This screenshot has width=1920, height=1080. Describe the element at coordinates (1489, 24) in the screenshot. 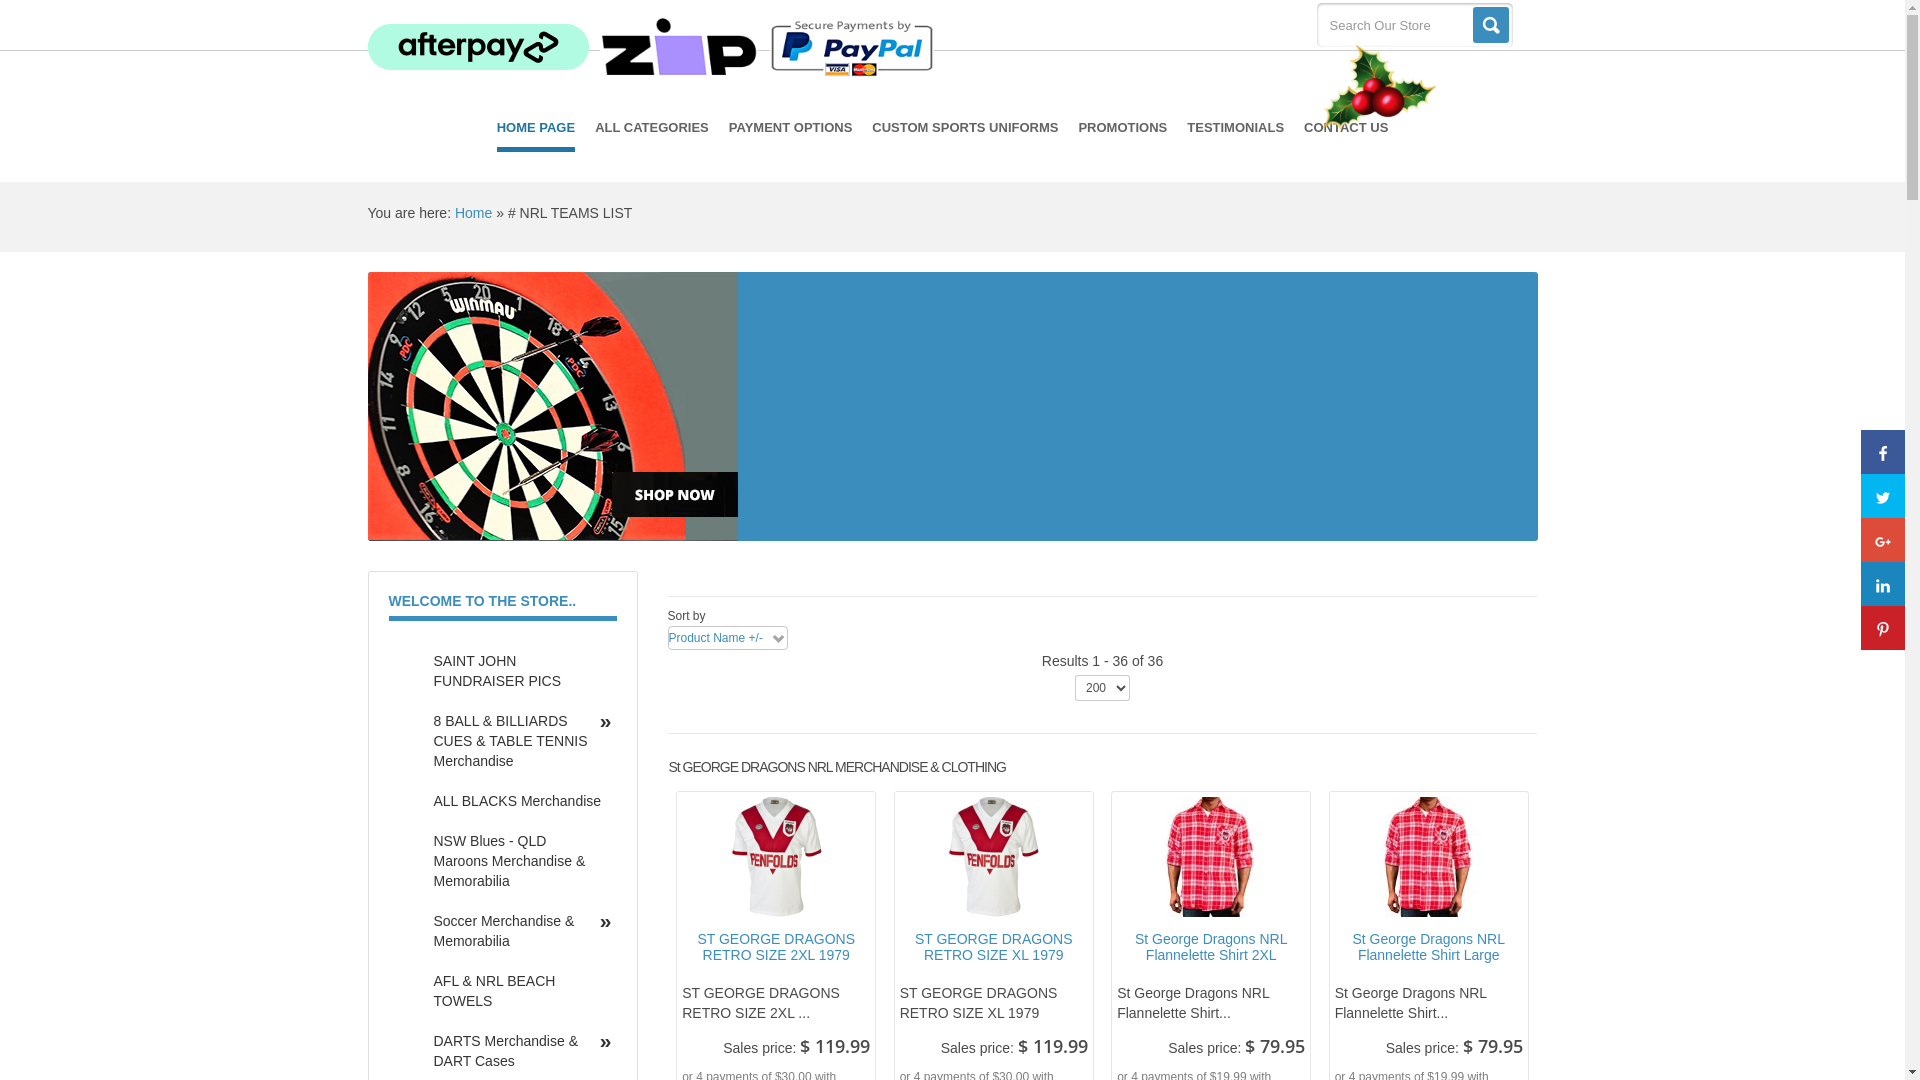

I see `'Search'` at that location.